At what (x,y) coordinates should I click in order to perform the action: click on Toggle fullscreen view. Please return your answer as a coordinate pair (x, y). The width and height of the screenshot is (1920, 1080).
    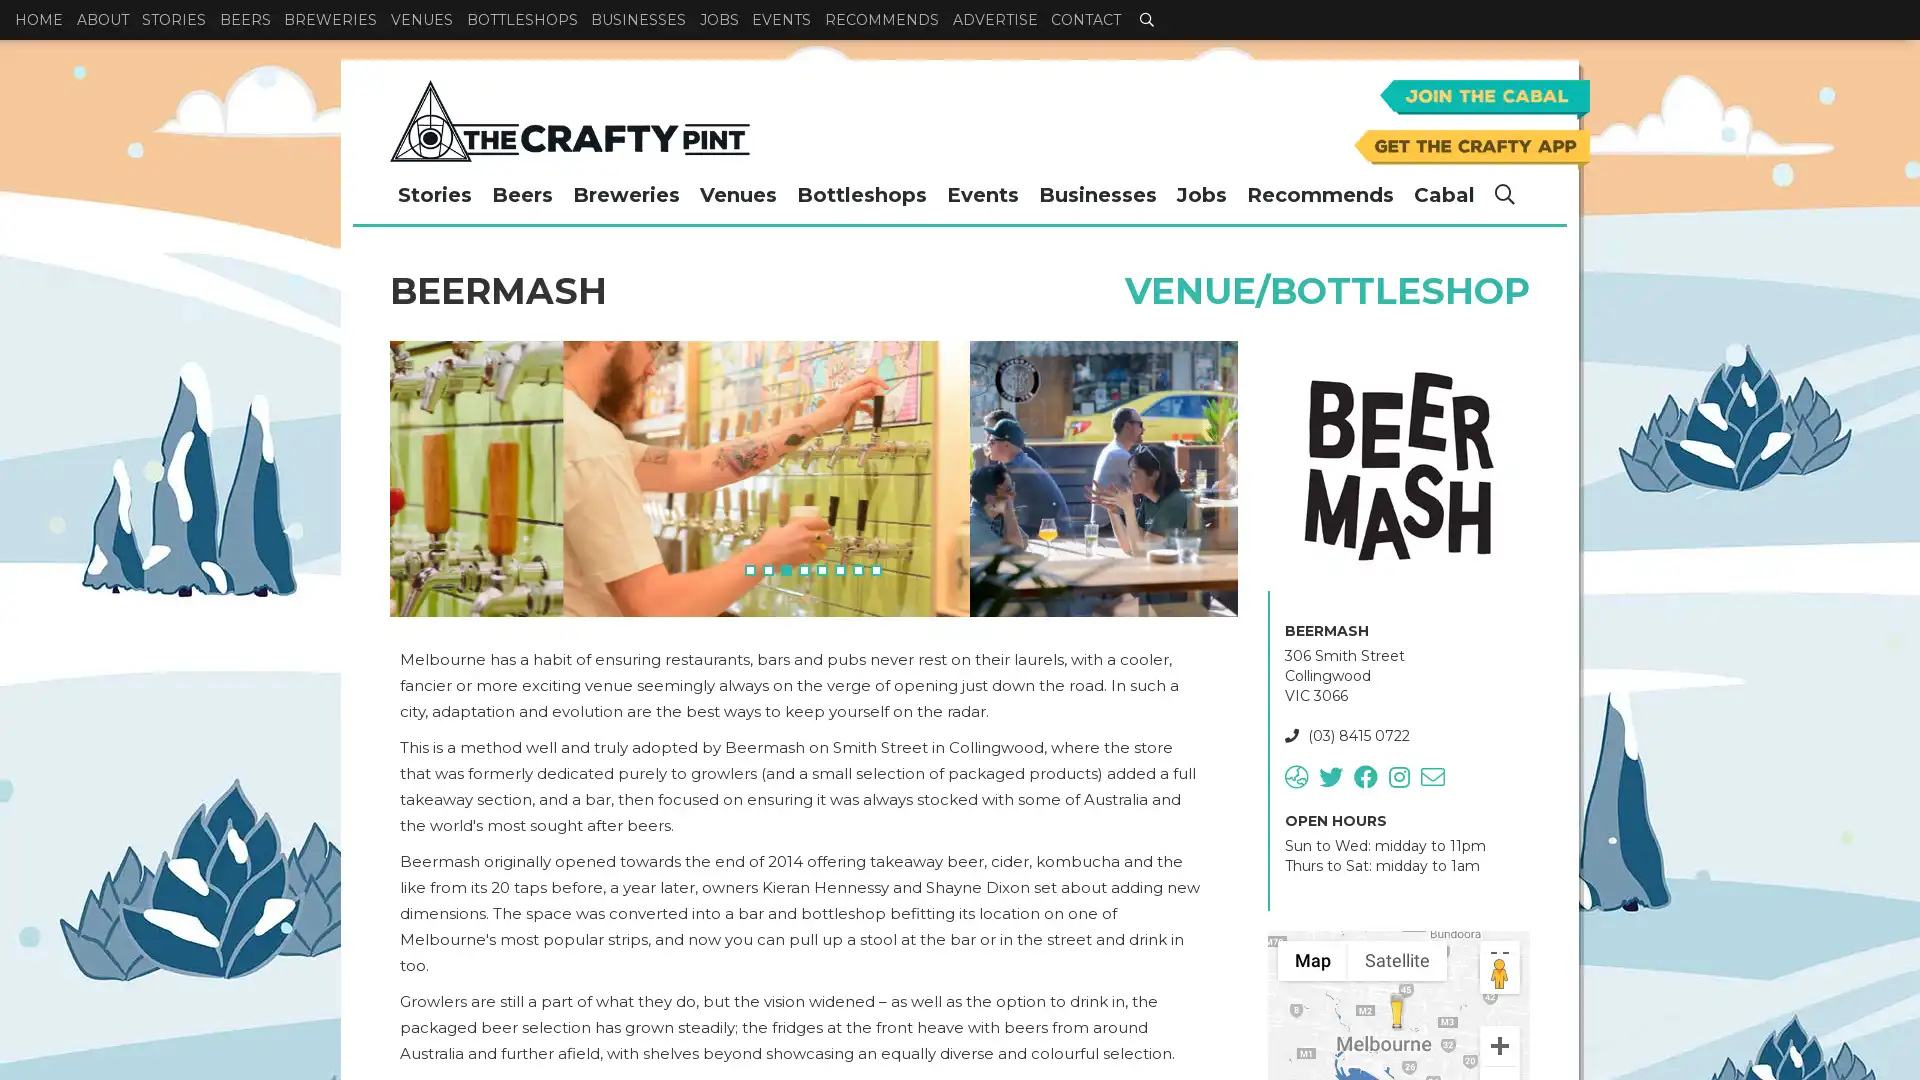
    Looking at the image, I should click on (1499, 959).